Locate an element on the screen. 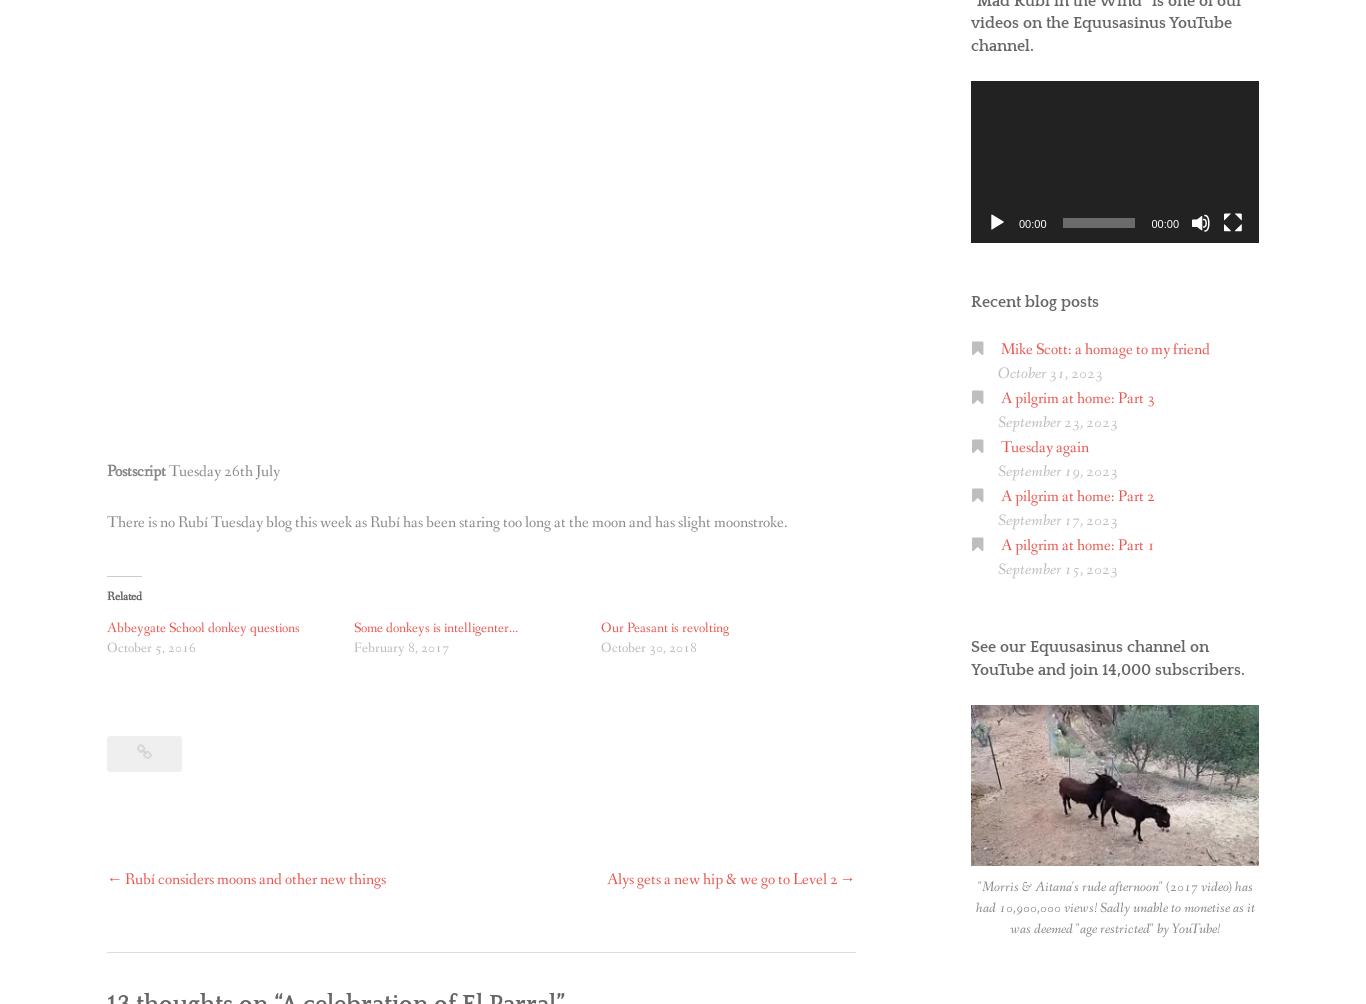 This screenshot has width=1366, height=1004. 'September 19, 2023' is located at coordinates (997, 470).